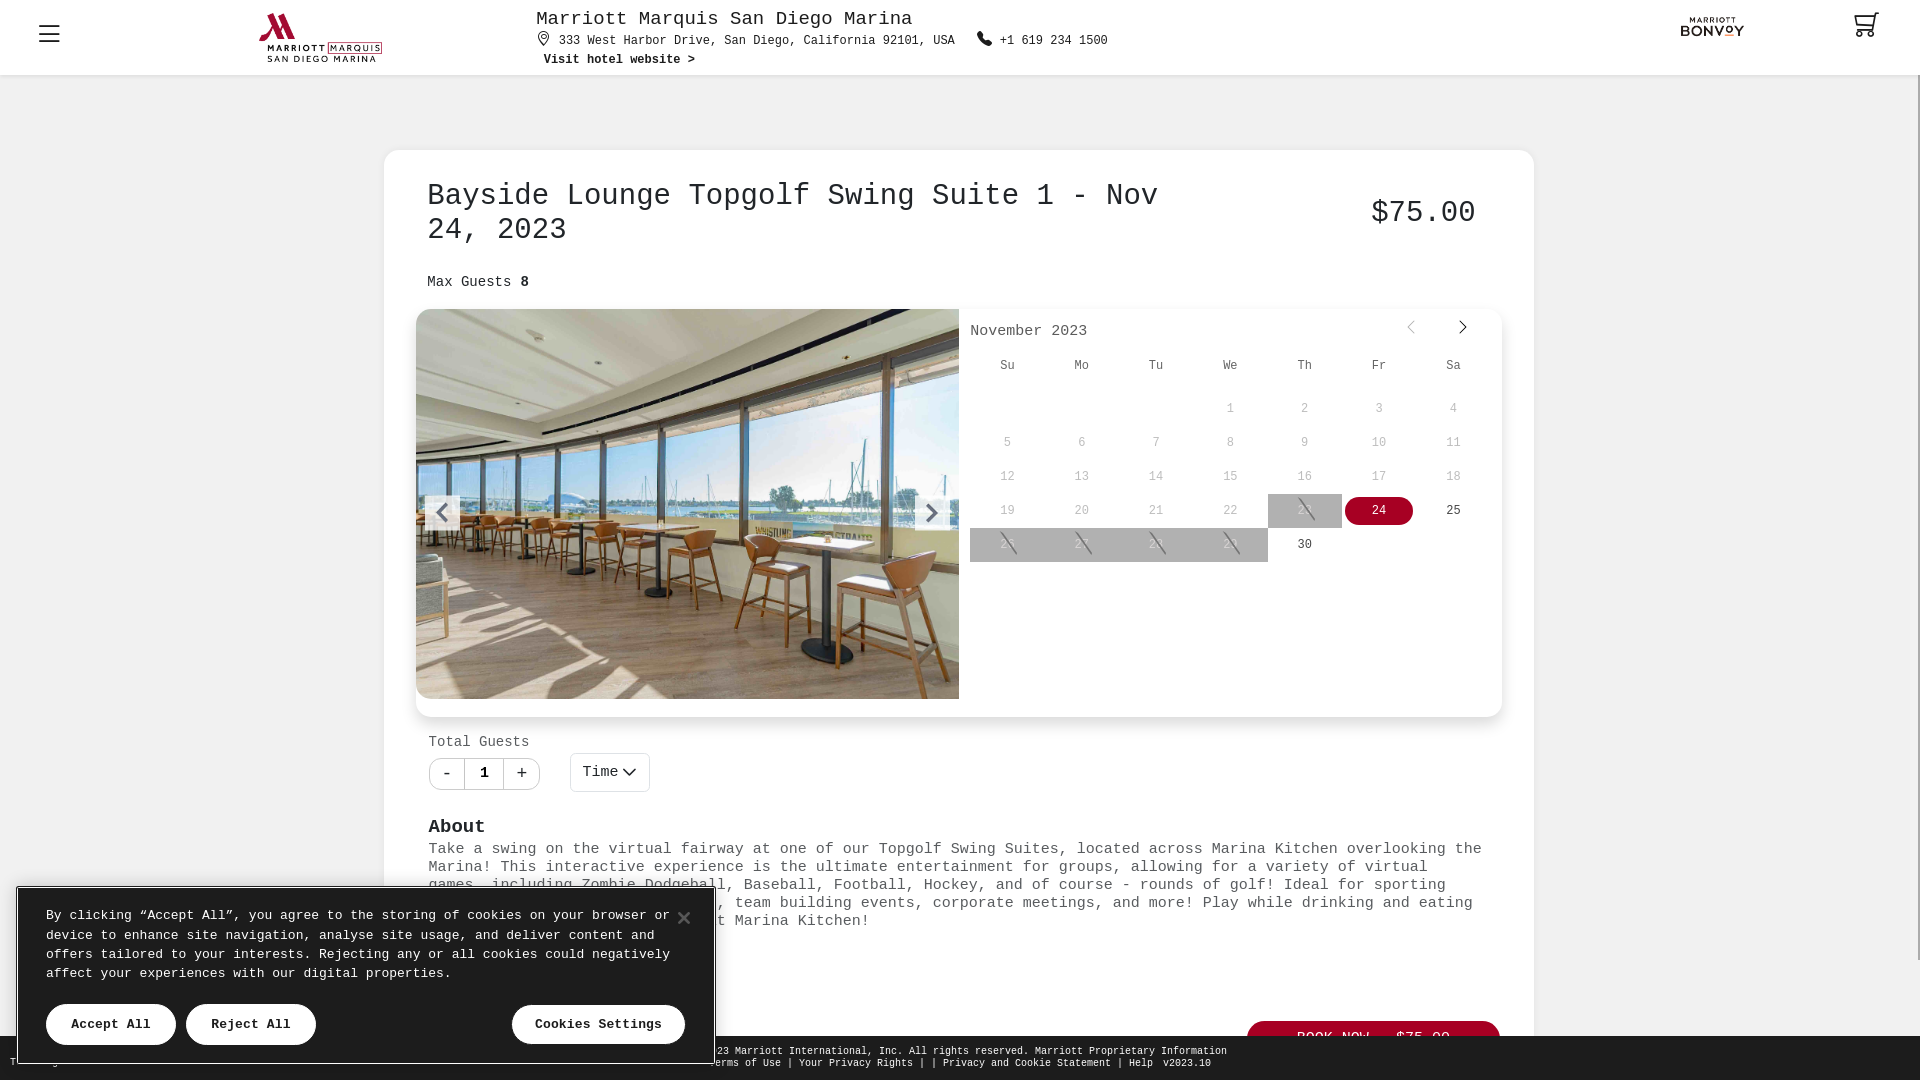  Describe the element at coordinates (855, 1062) in the screenshot. I see `'Your Privacy Rights'` at that location.